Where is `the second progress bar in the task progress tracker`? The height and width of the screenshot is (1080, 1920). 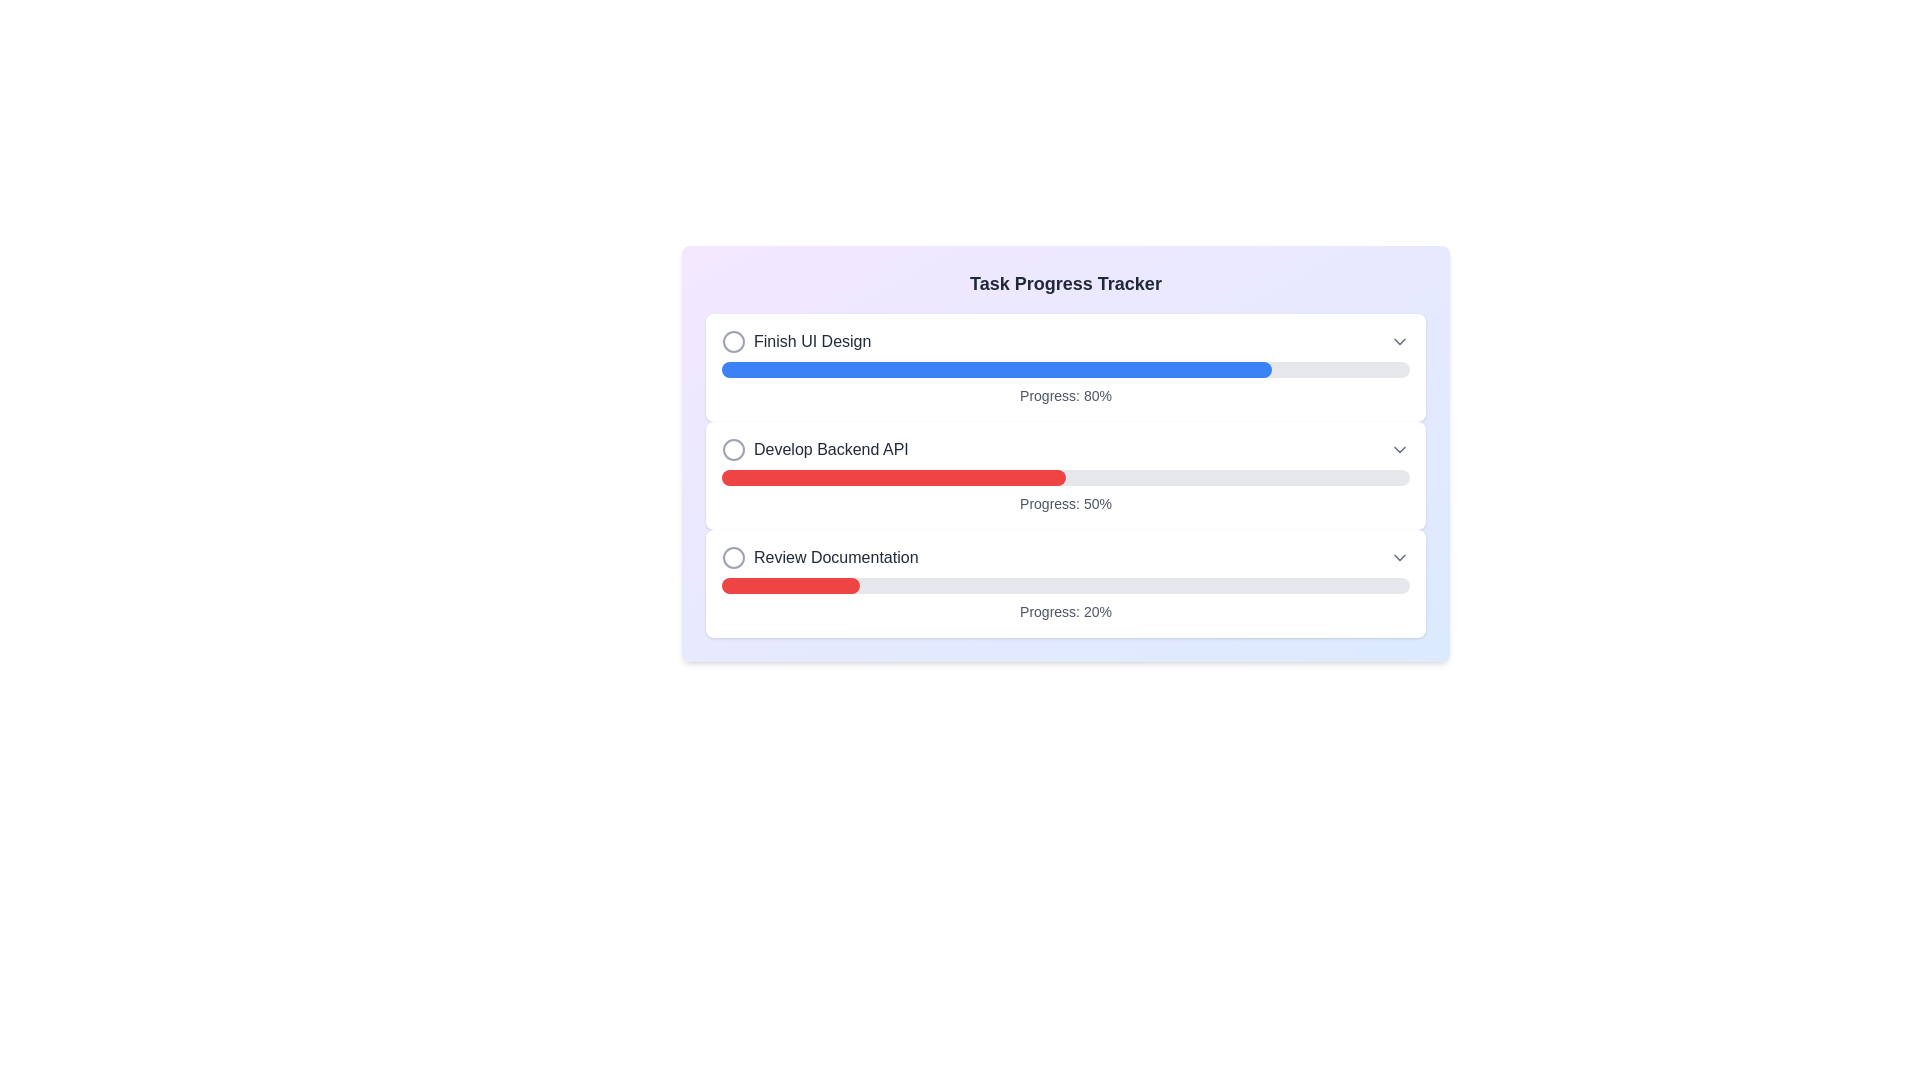
the second progress bar in the task progress tracker is located at coordinates (1064, 454).